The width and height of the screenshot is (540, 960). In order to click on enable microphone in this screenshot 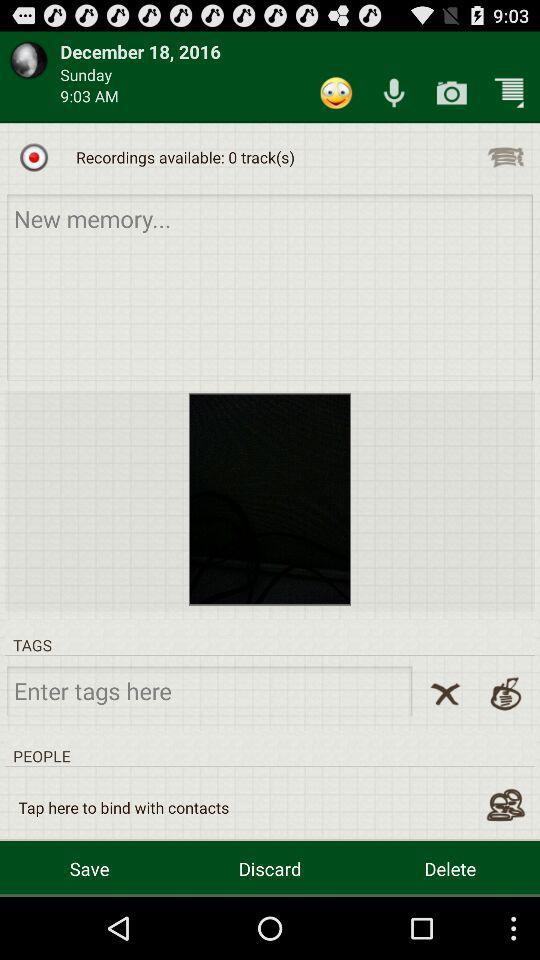, I will do `click(394, 93)`.